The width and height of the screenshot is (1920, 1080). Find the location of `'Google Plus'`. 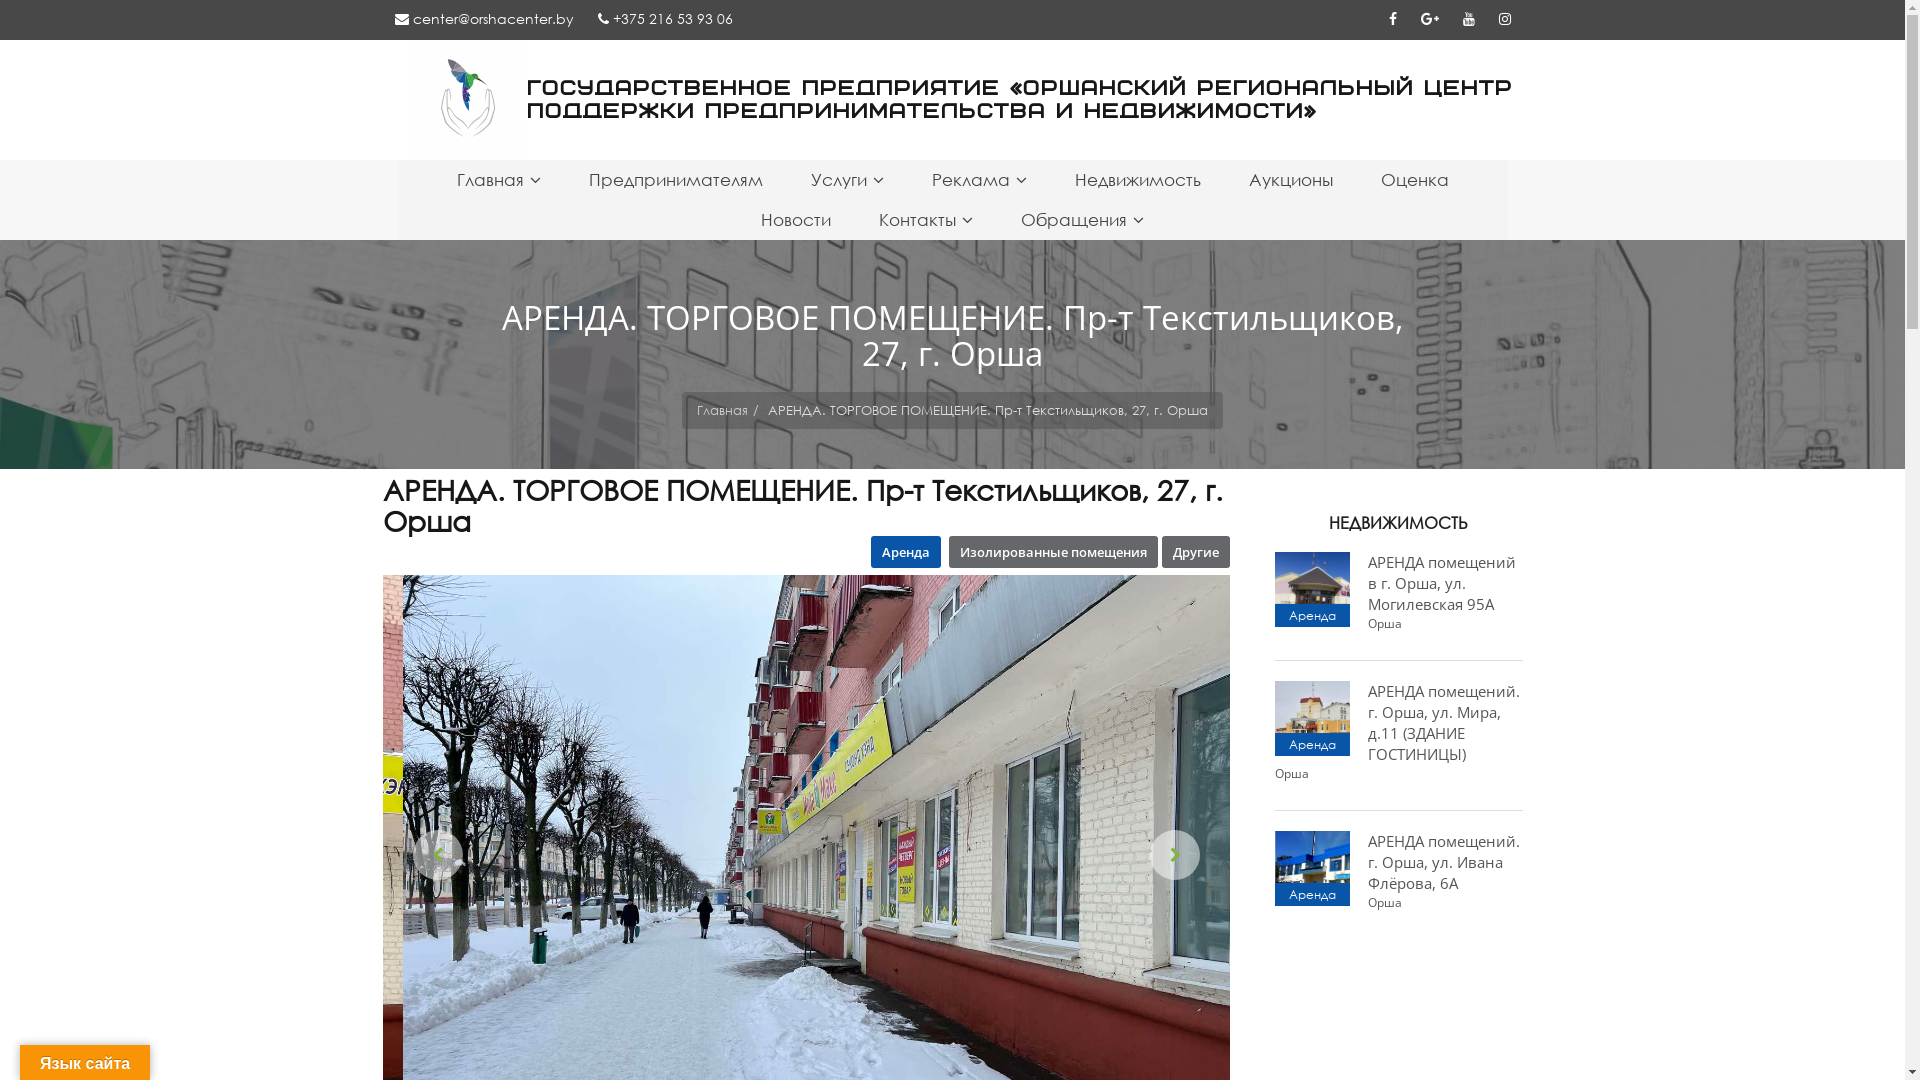

'Google Plus' is located at coordinates (1428, 18).